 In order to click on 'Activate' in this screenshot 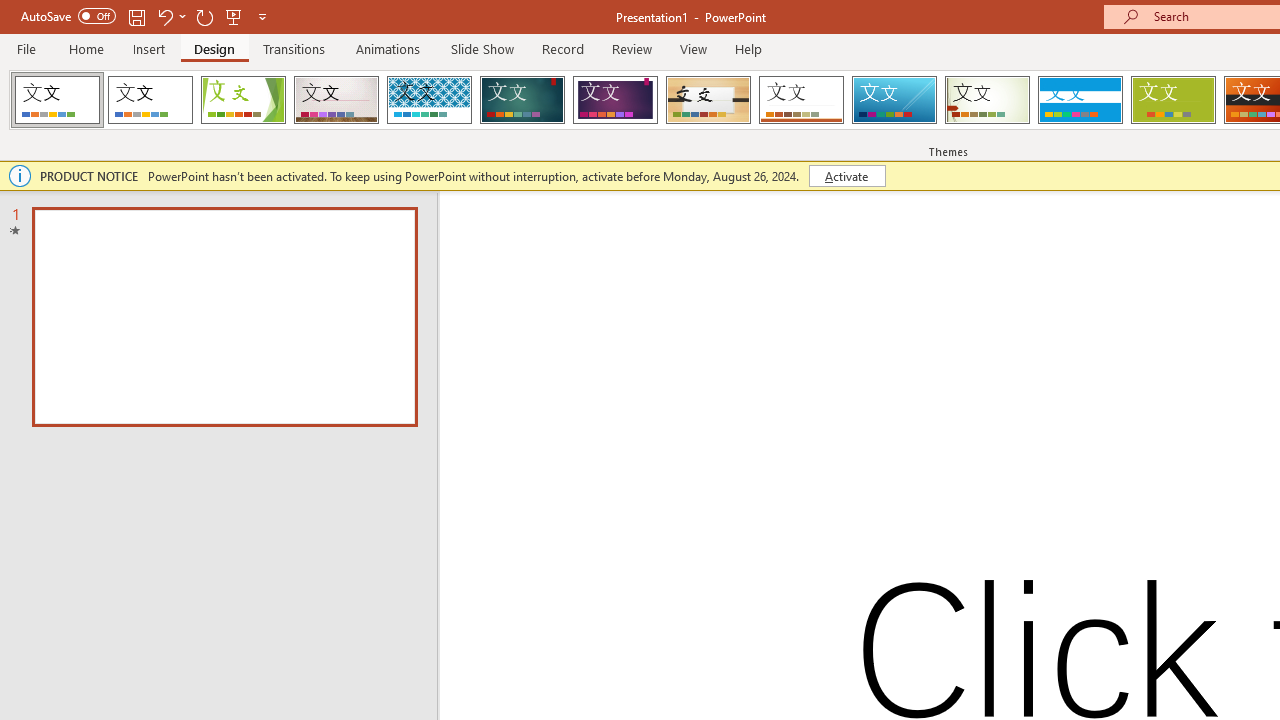, I will do `click(847, 175)`.